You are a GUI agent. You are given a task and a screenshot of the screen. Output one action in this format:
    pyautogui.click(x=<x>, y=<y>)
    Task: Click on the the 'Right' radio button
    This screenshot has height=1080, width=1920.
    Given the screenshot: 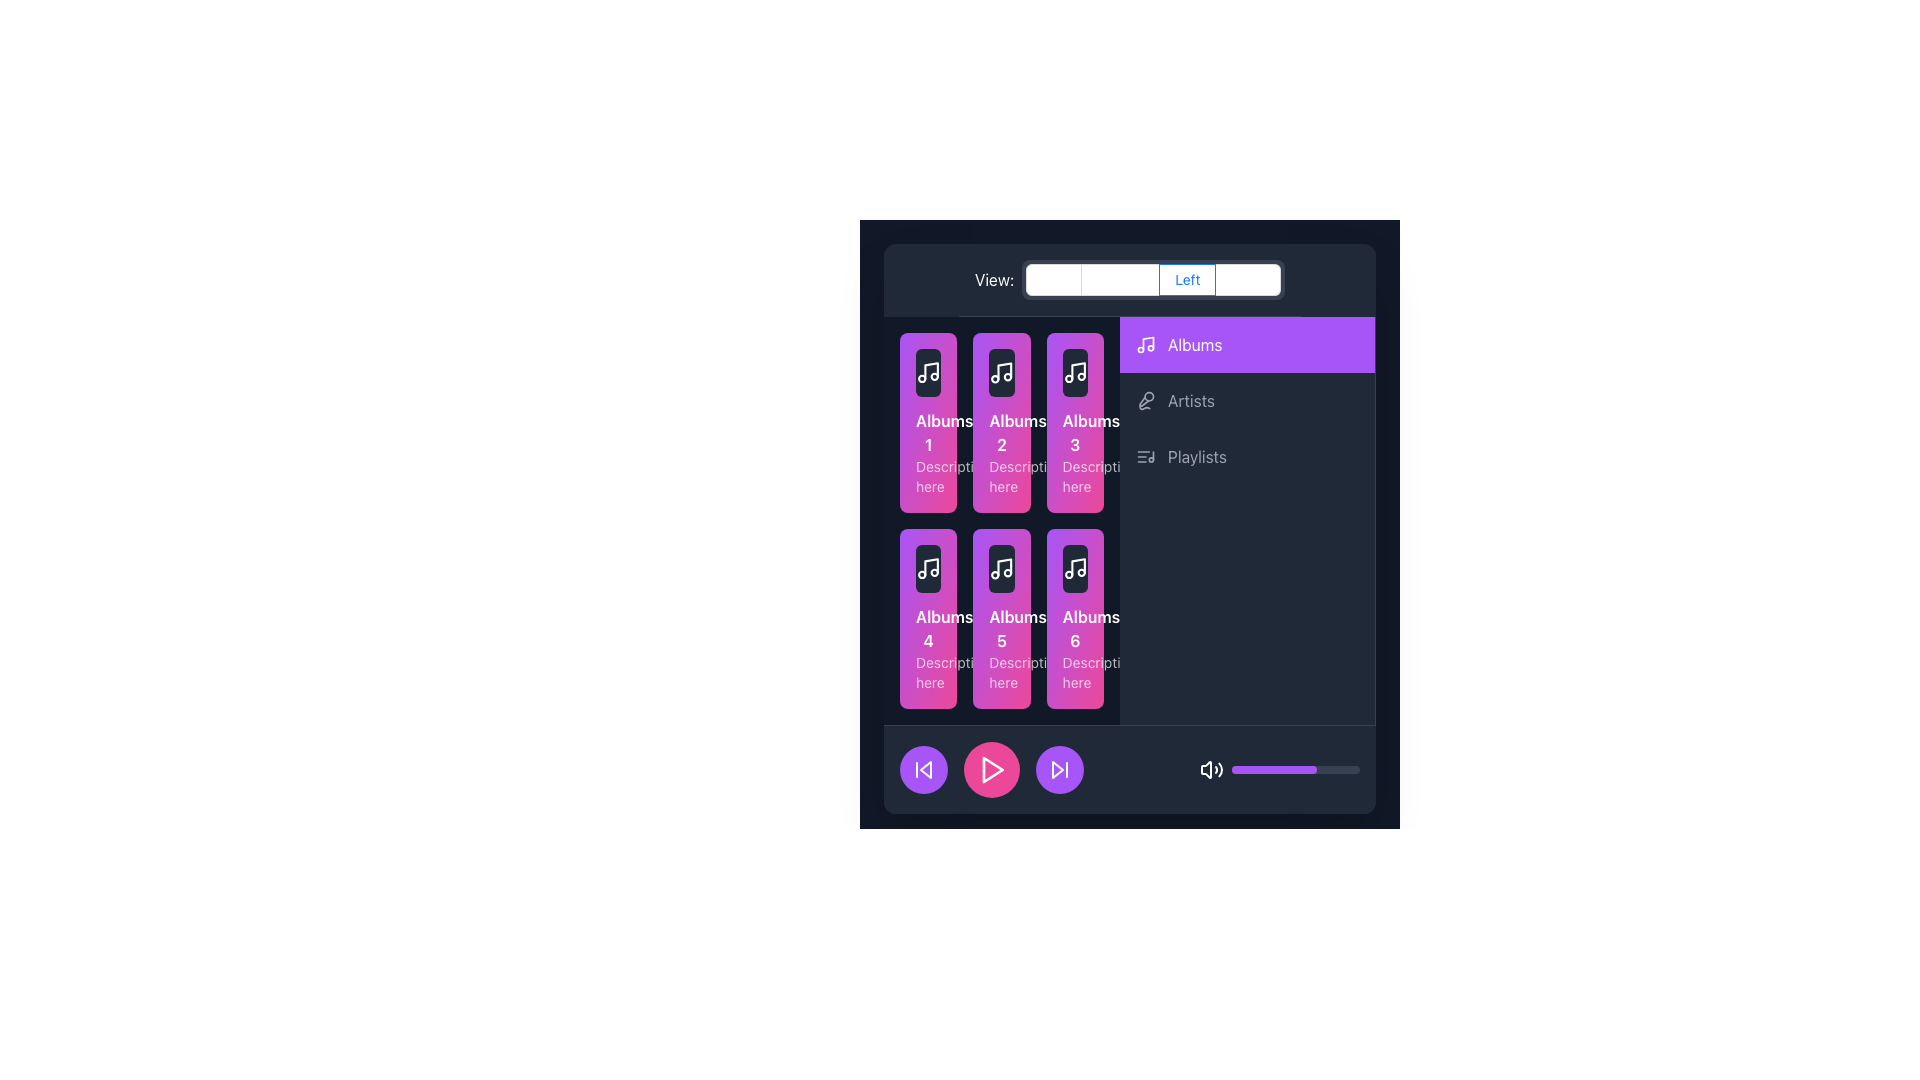 What is the action you would take?
    pyautogui.click(x=1247, y=280)
    